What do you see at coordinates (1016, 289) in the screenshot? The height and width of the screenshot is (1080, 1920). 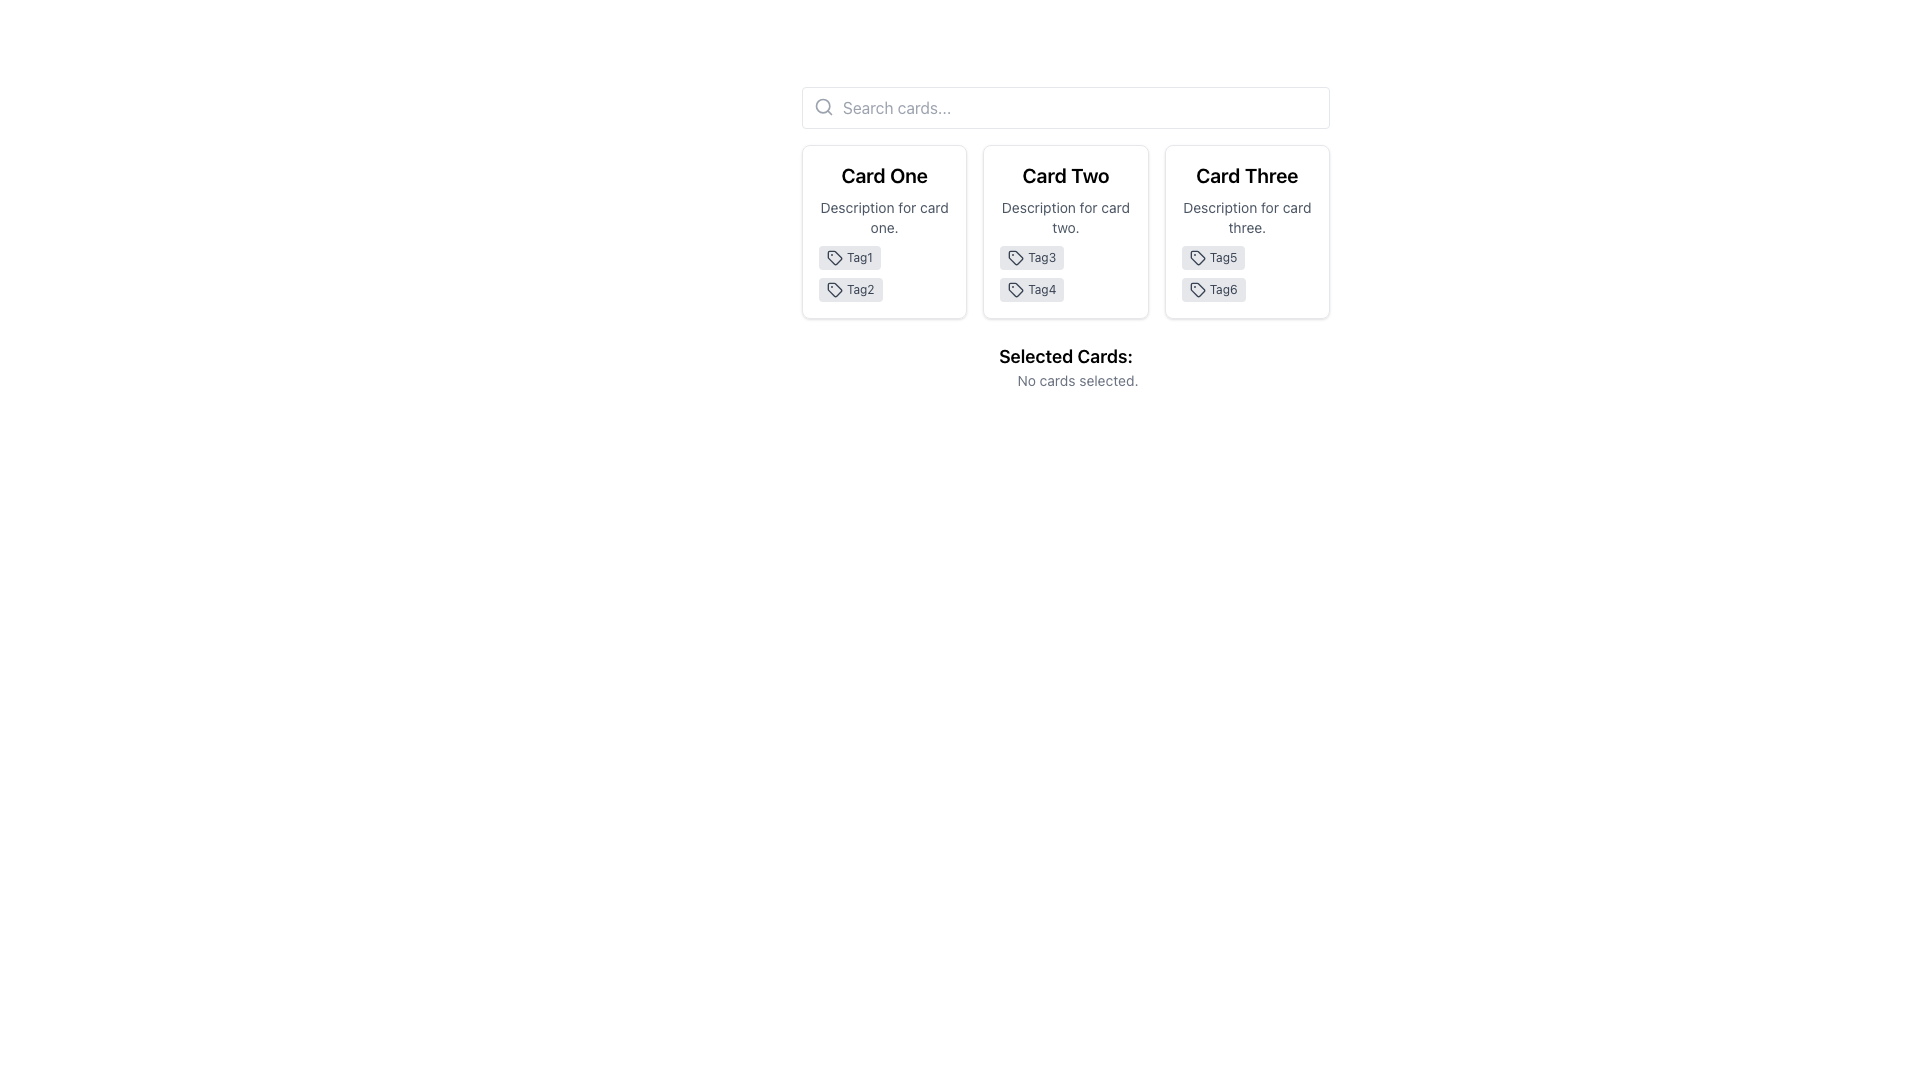 I see `the tag-shaped icon located in the 'Card Two' section of the horizontal card deck, which resembles a price tag and is styled in neutral colors` at bounding box center [1016, 289].